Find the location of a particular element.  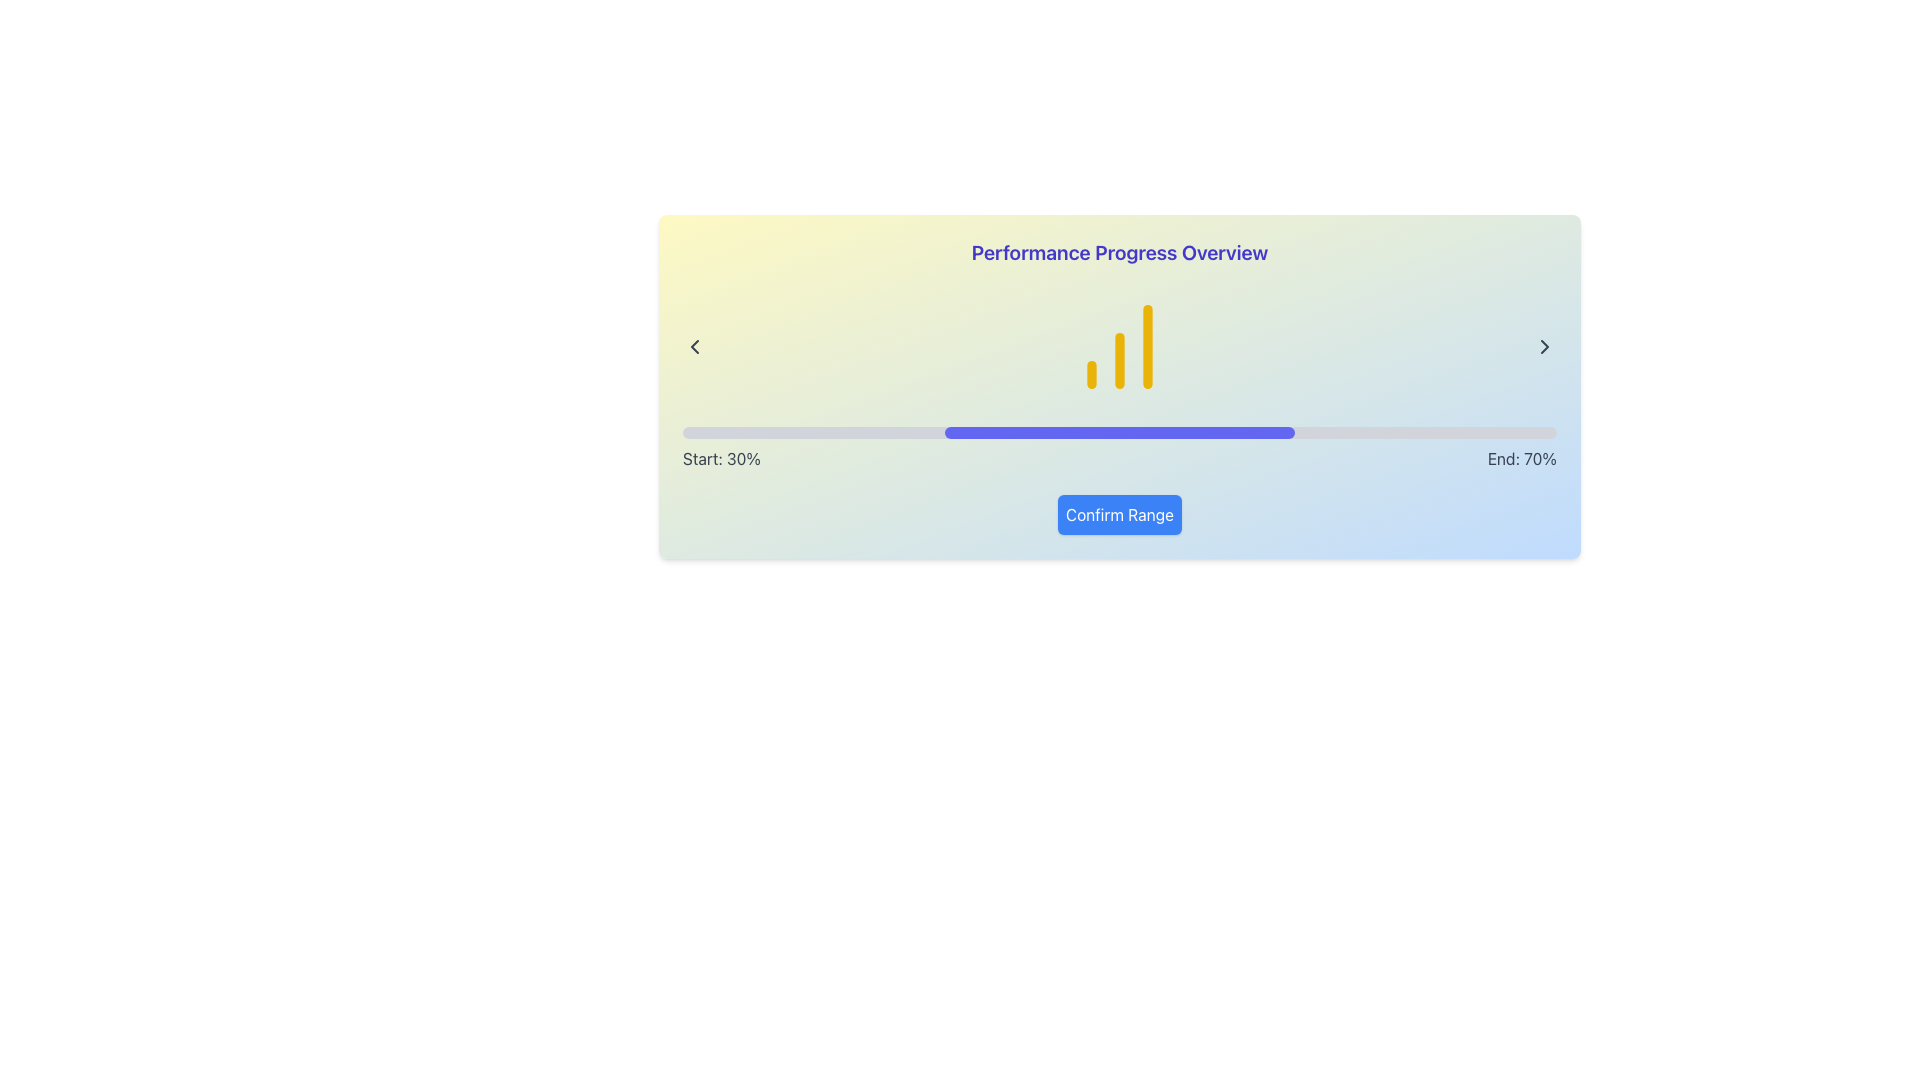

the gold-colored vertical bar chart in the Data Visualization Panel is located at coordinates (1118, 346).